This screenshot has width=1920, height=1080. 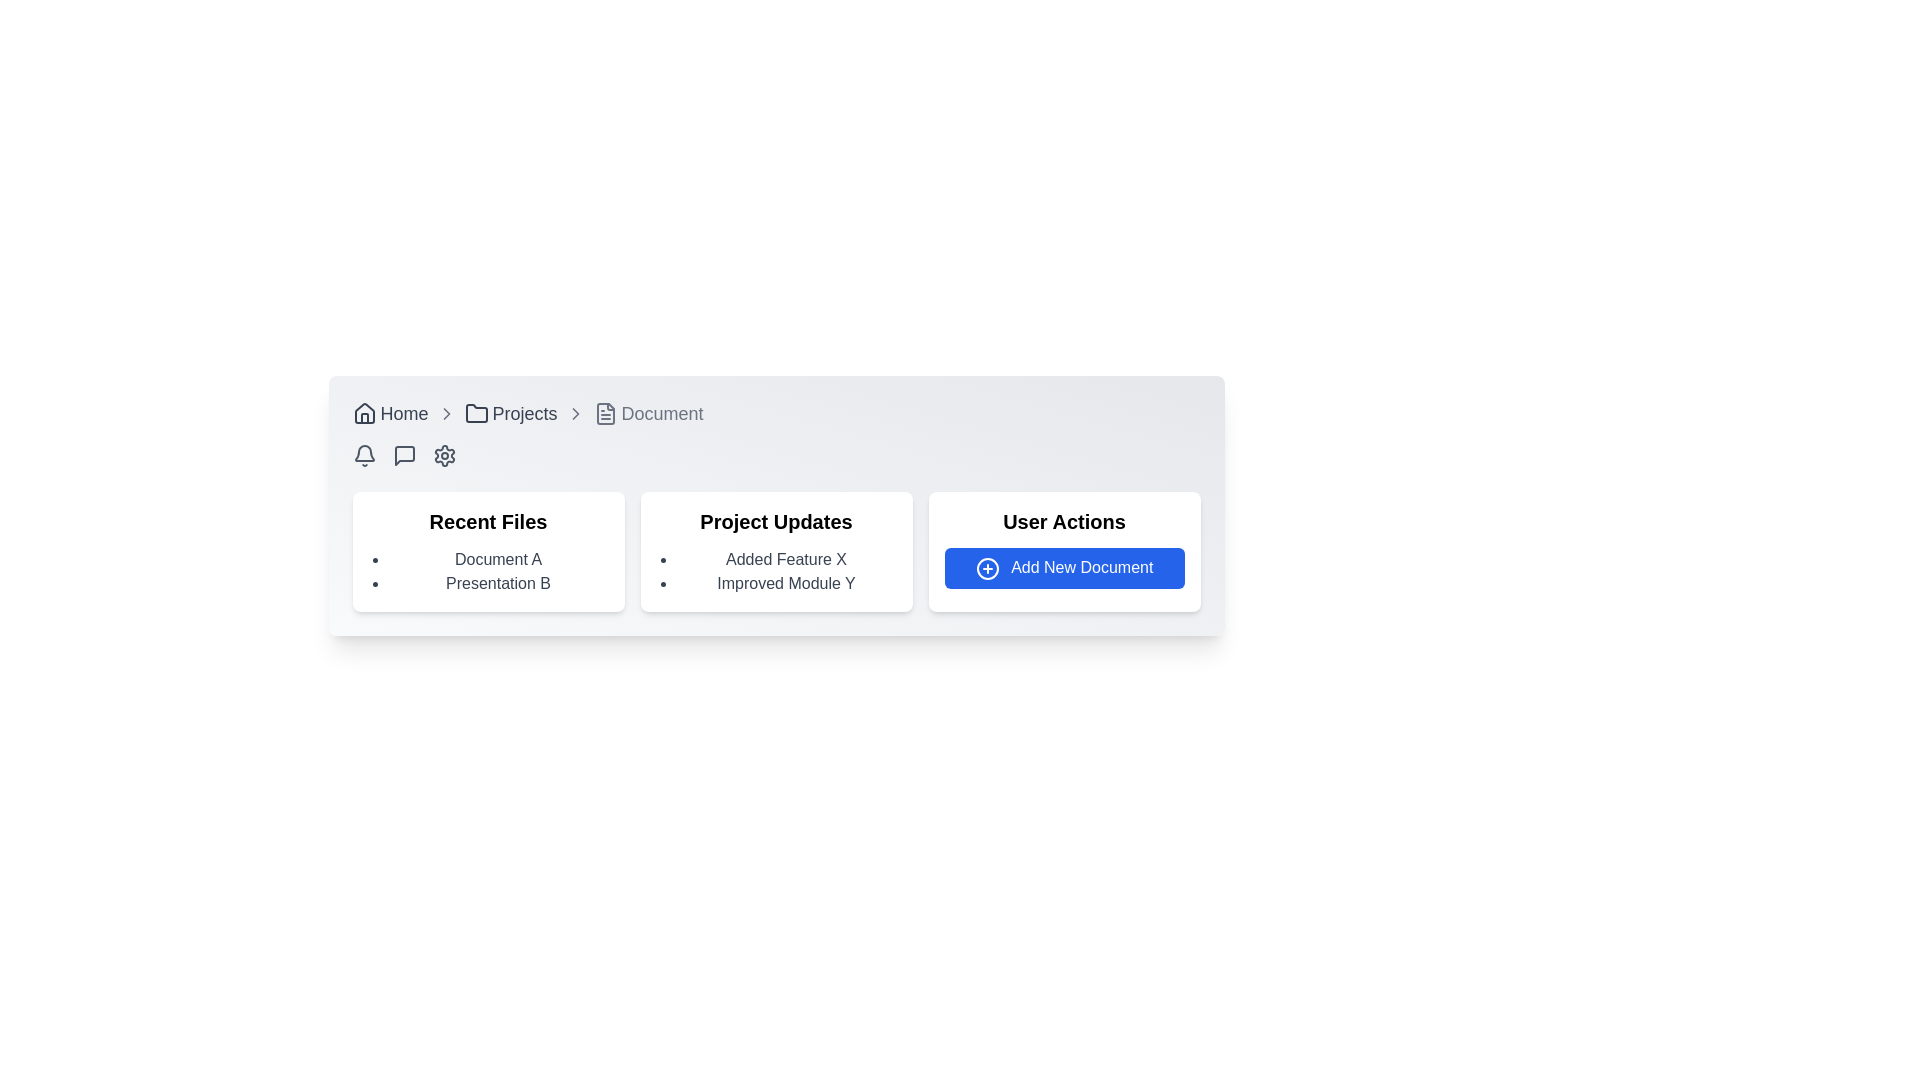 What do you see at coordinates (364, 455) in the screenshot?
I see `the notifications icon located at the top-left section of the interface, which is the second icon in the row beneath the breadcrumb navigation` at bounding box center [364, 455].